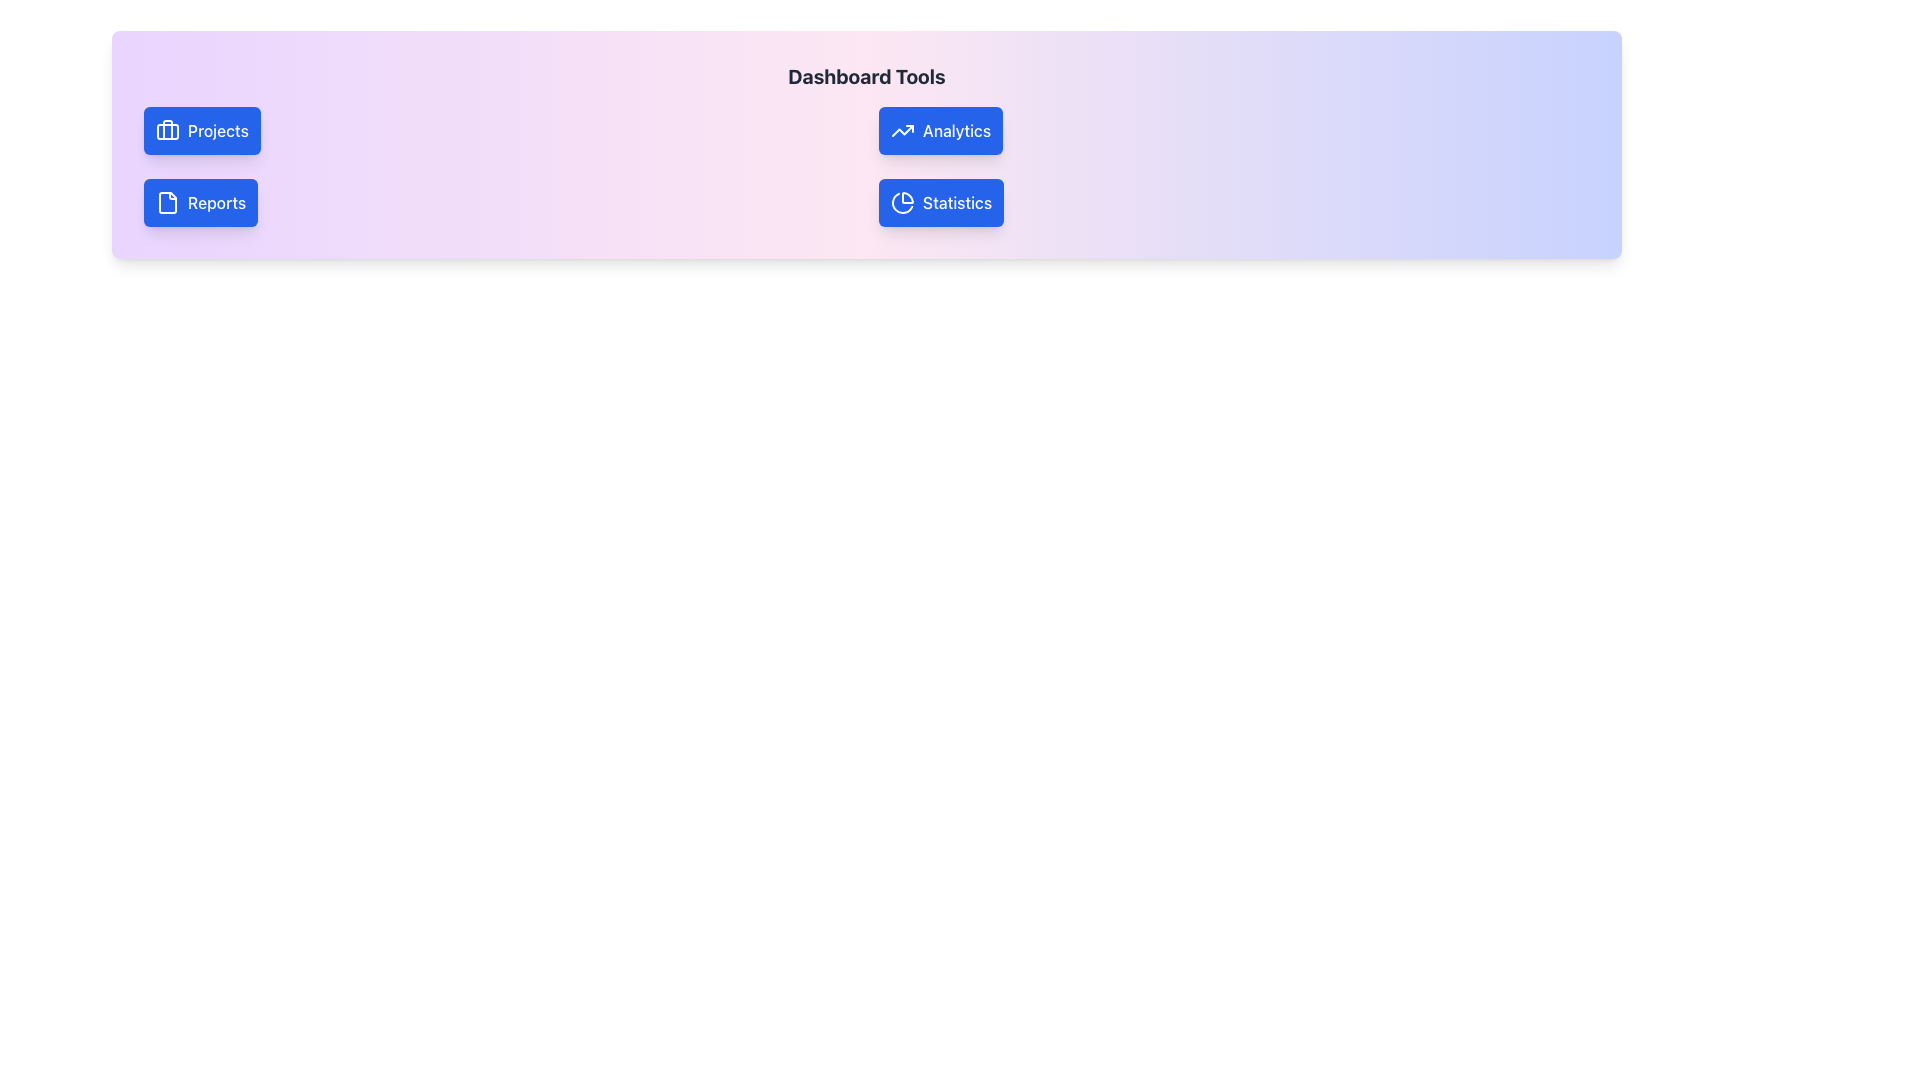 The width and height of the screenshot is (1920, 1080). Describe the element at coordinates (217, 203) in the screenshot. I see `the 'Reports' text label located within the rounded rectangular button, which indicates the action or destination for accessing the Reports feature` at that location.